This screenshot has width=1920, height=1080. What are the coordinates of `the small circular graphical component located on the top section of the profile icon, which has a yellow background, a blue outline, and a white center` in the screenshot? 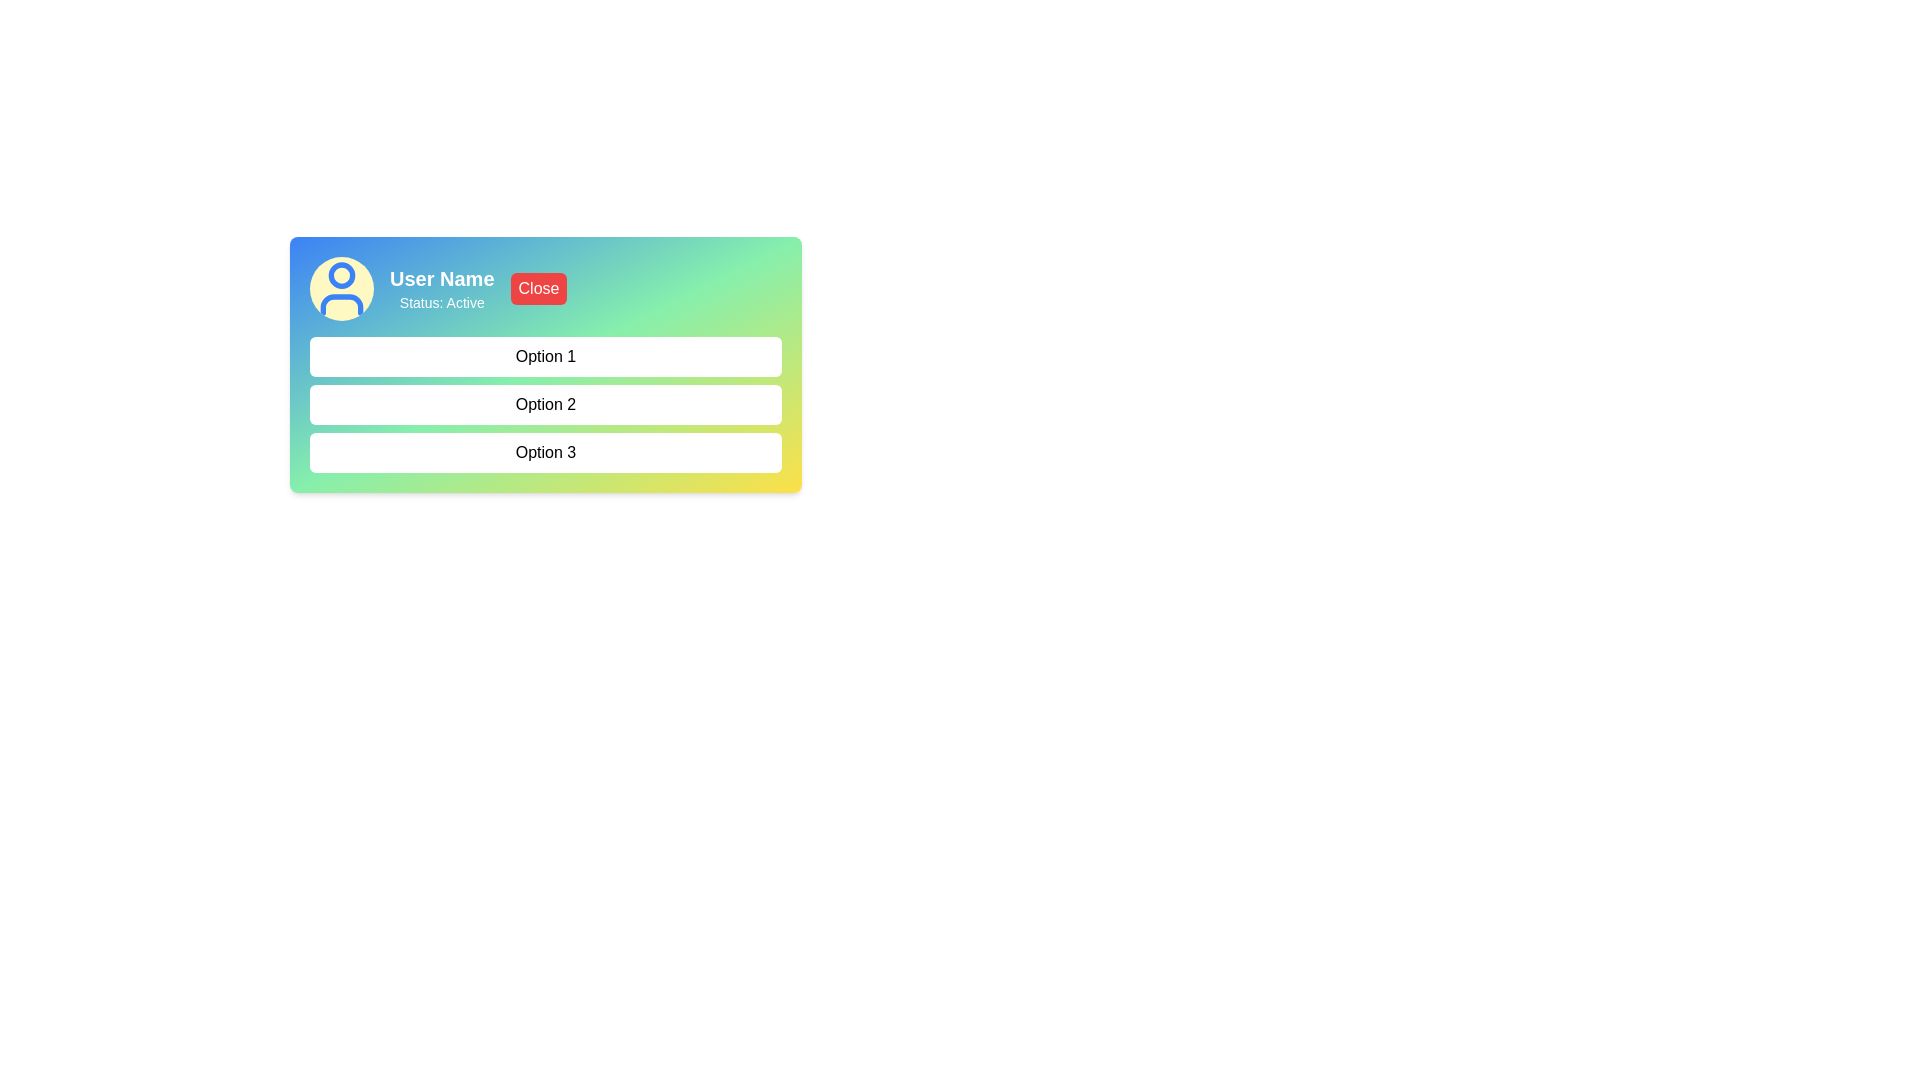 It's located at (341, 274).